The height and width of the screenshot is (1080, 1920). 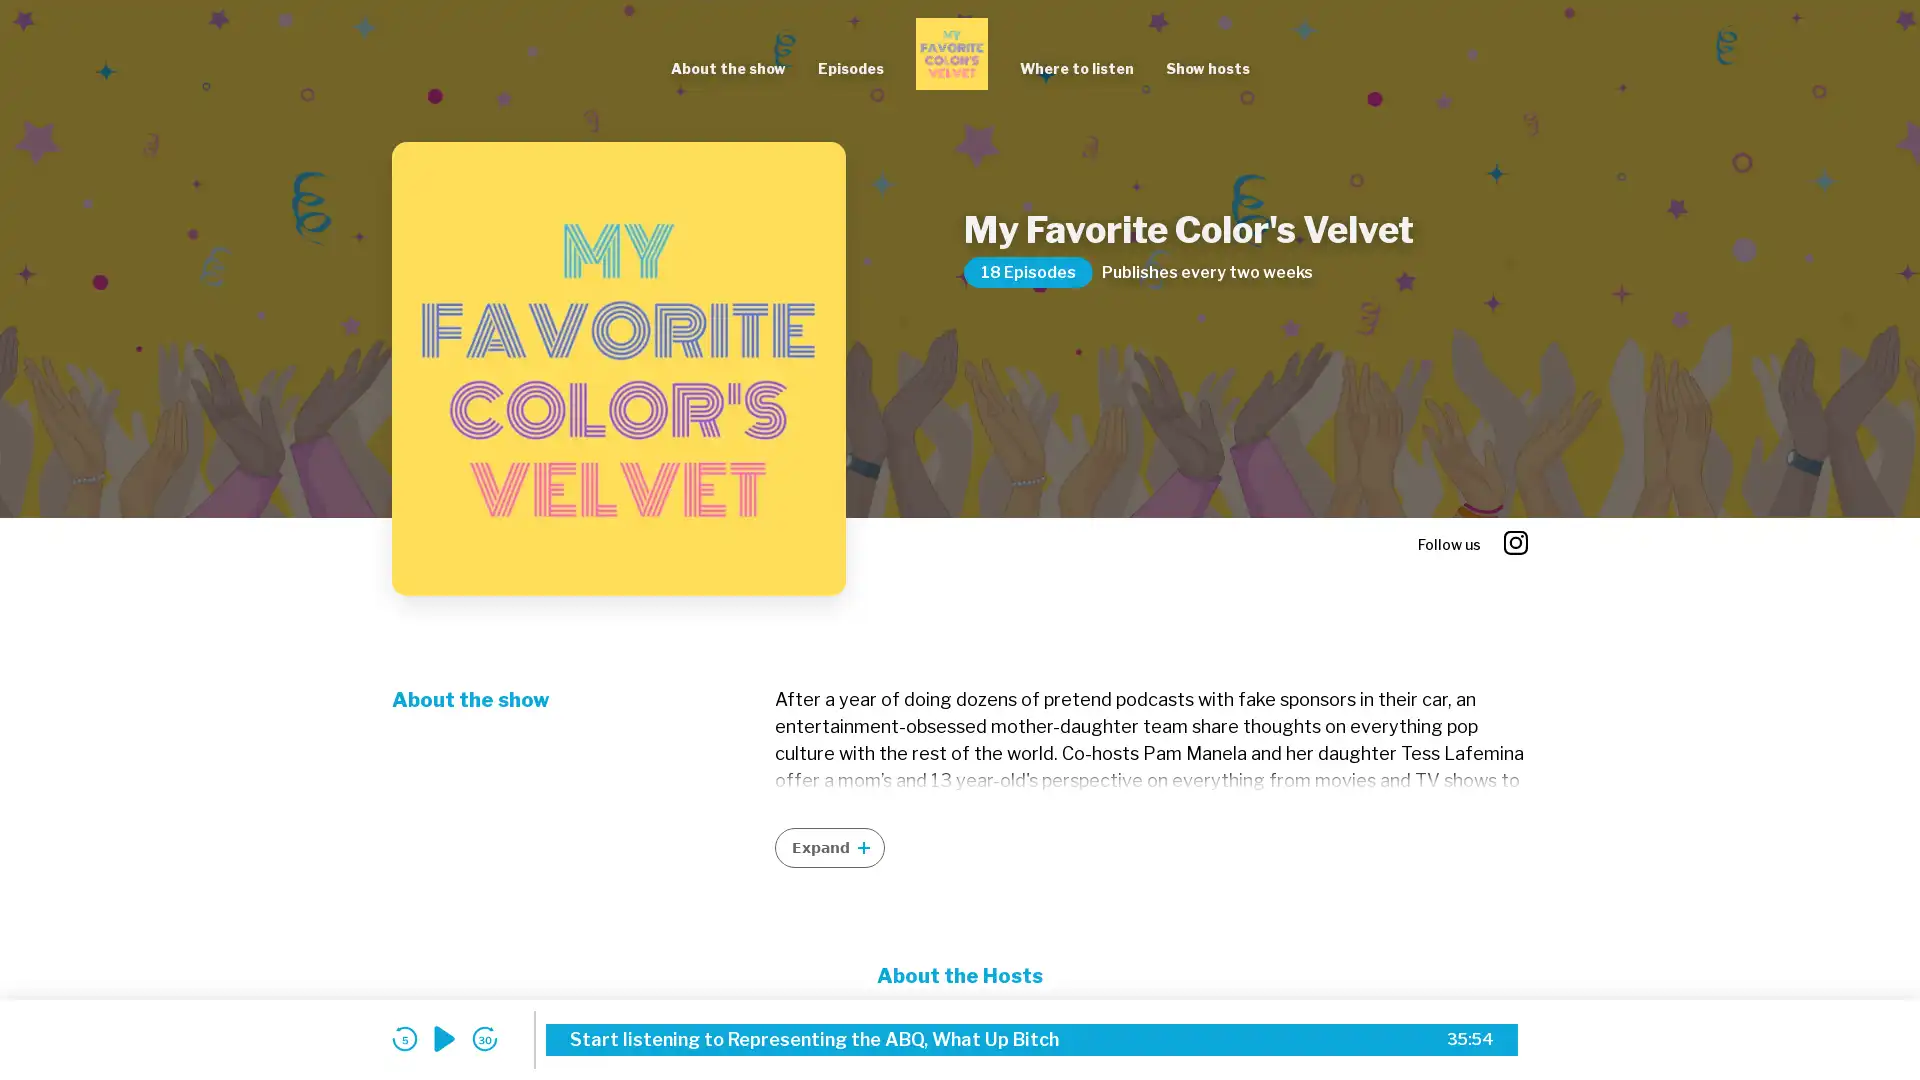 I want to click on skip forward 30 seconds, so click(x=484, y=1038).